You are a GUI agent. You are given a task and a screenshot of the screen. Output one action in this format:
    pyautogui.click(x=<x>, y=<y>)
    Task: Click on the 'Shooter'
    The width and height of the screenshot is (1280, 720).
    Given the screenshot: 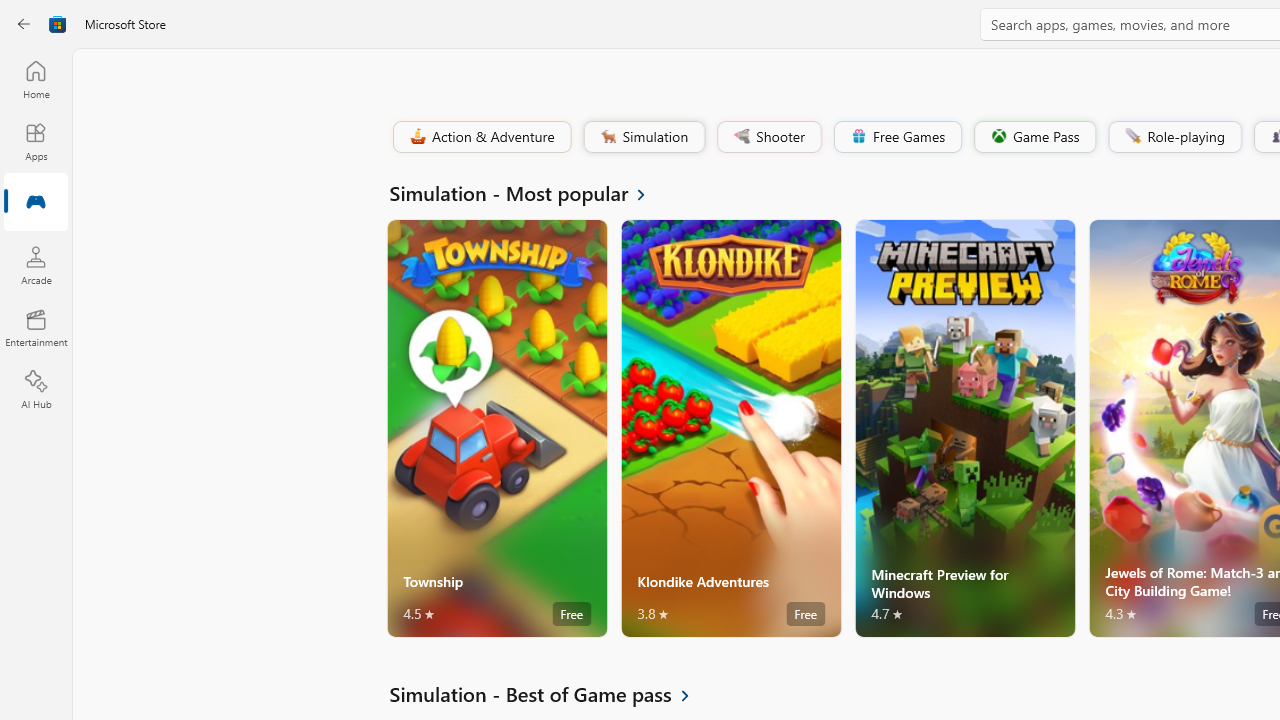 What is the action you would take?
    pyautogui.click(x=767, y=135)
    